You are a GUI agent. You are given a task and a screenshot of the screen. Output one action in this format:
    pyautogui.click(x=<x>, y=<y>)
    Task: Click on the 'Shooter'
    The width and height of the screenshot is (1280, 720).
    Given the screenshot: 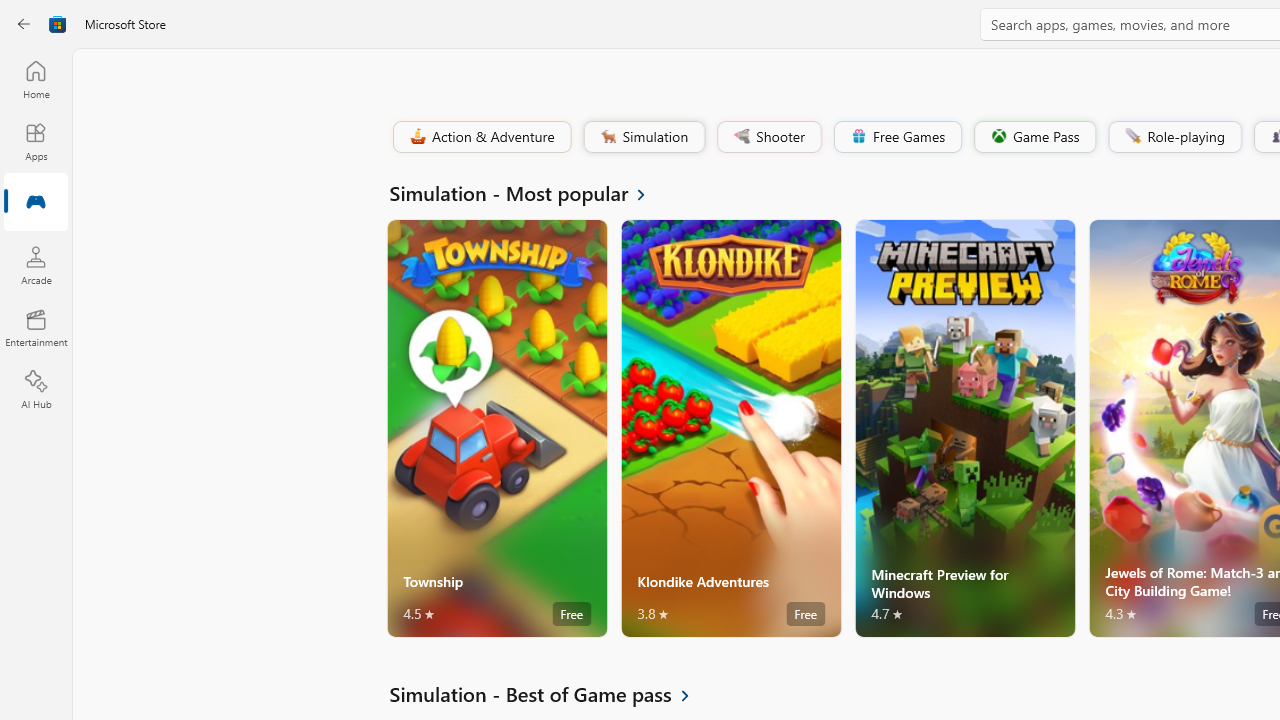 What is the action you would take?
    pyautogui.click(x=767, y=135)
    